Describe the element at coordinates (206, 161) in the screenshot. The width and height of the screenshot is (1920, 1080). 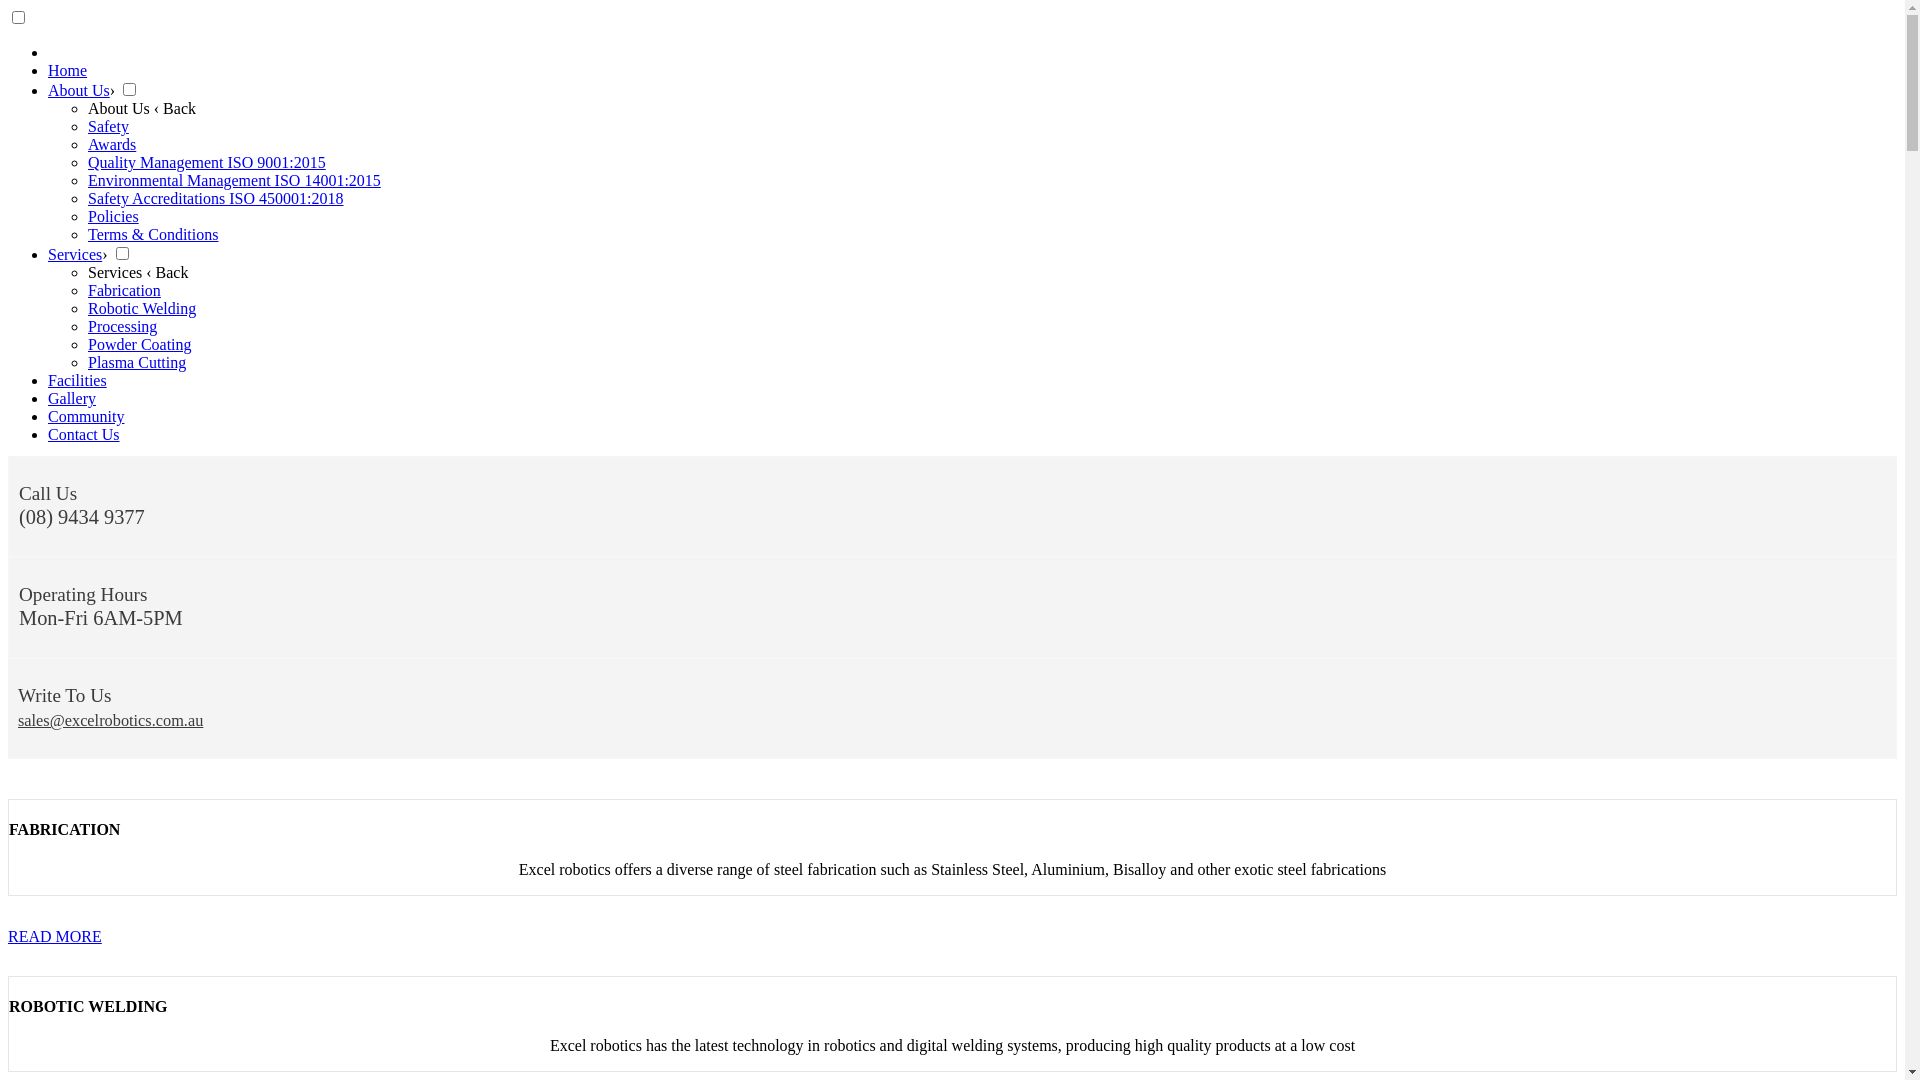
I see `'Quality Management ISO 9001:2015'` at that location.